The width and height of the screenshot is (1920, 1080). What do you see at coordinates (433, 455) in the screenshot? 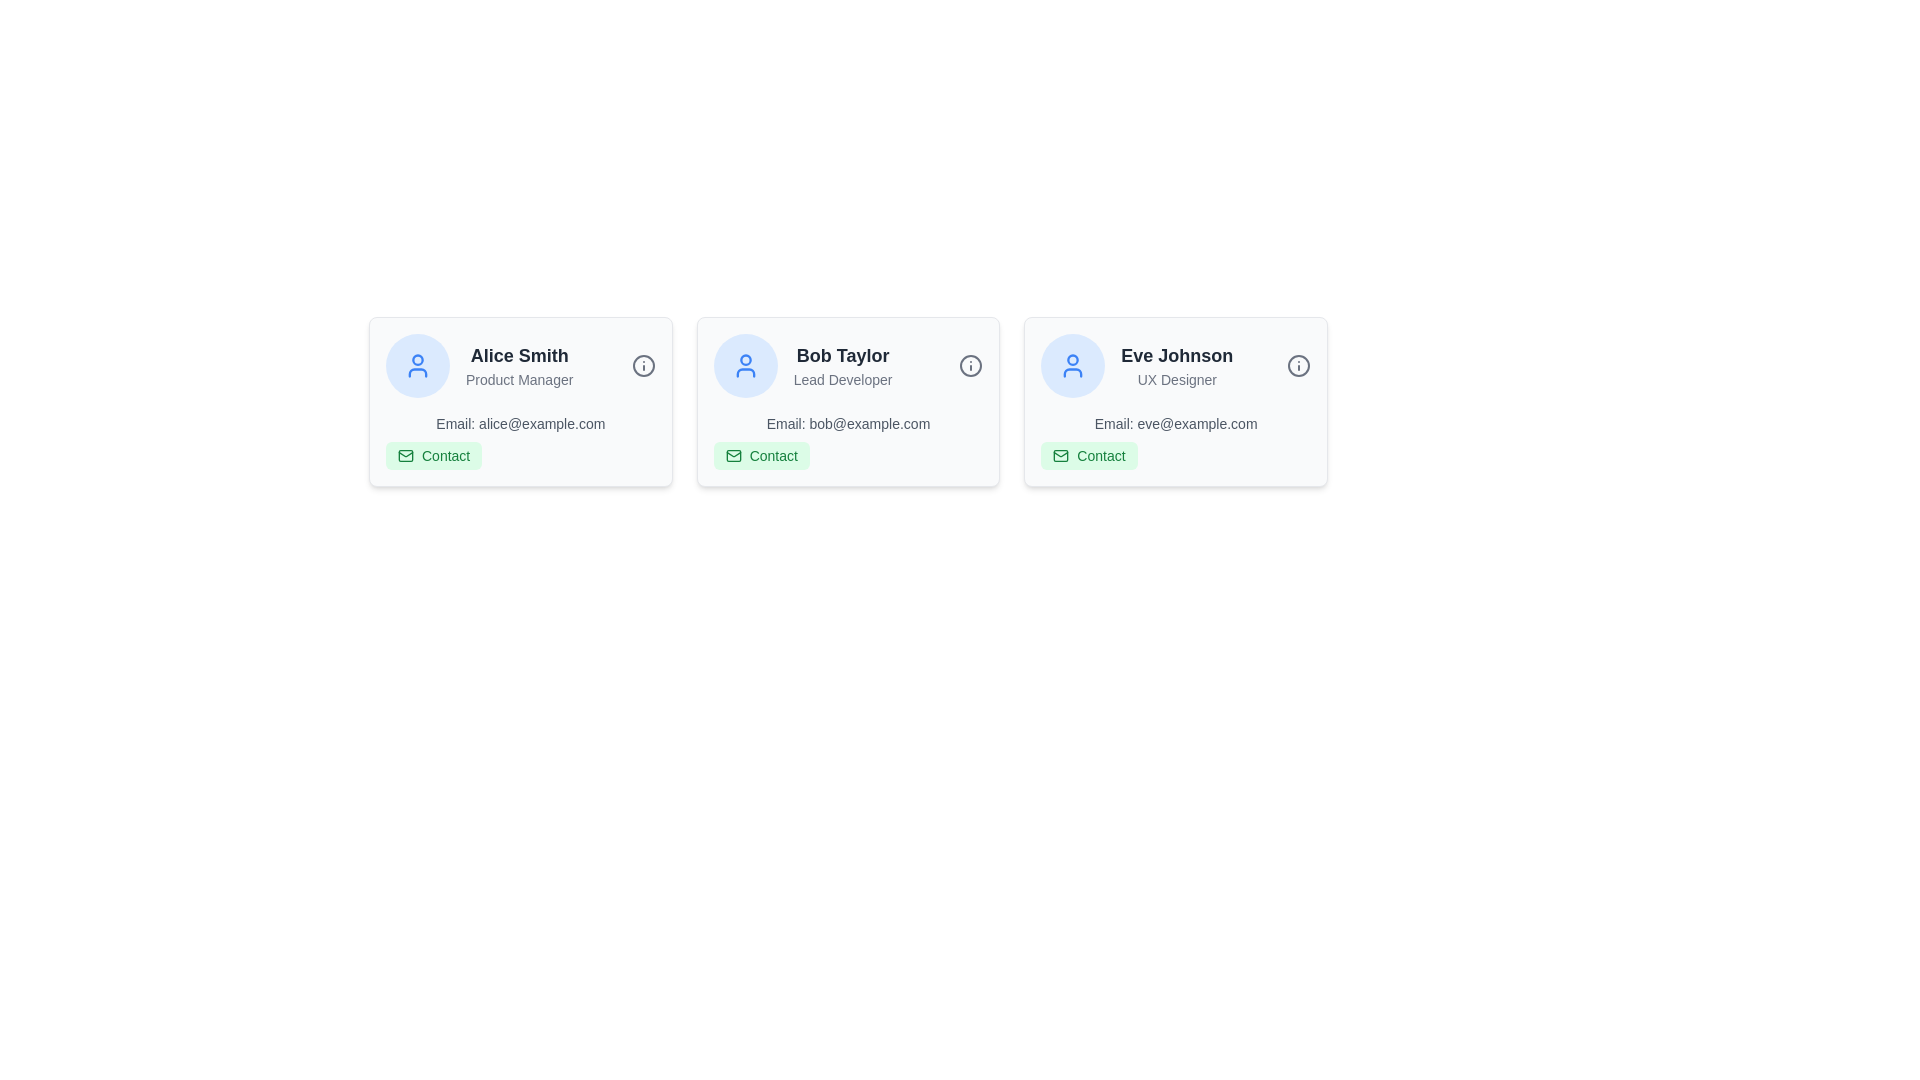
I see `the green 'Contact' button with an email envelope icon located in the bottom-left corner of Alice Smith's card` at bounding box center [433, 455].